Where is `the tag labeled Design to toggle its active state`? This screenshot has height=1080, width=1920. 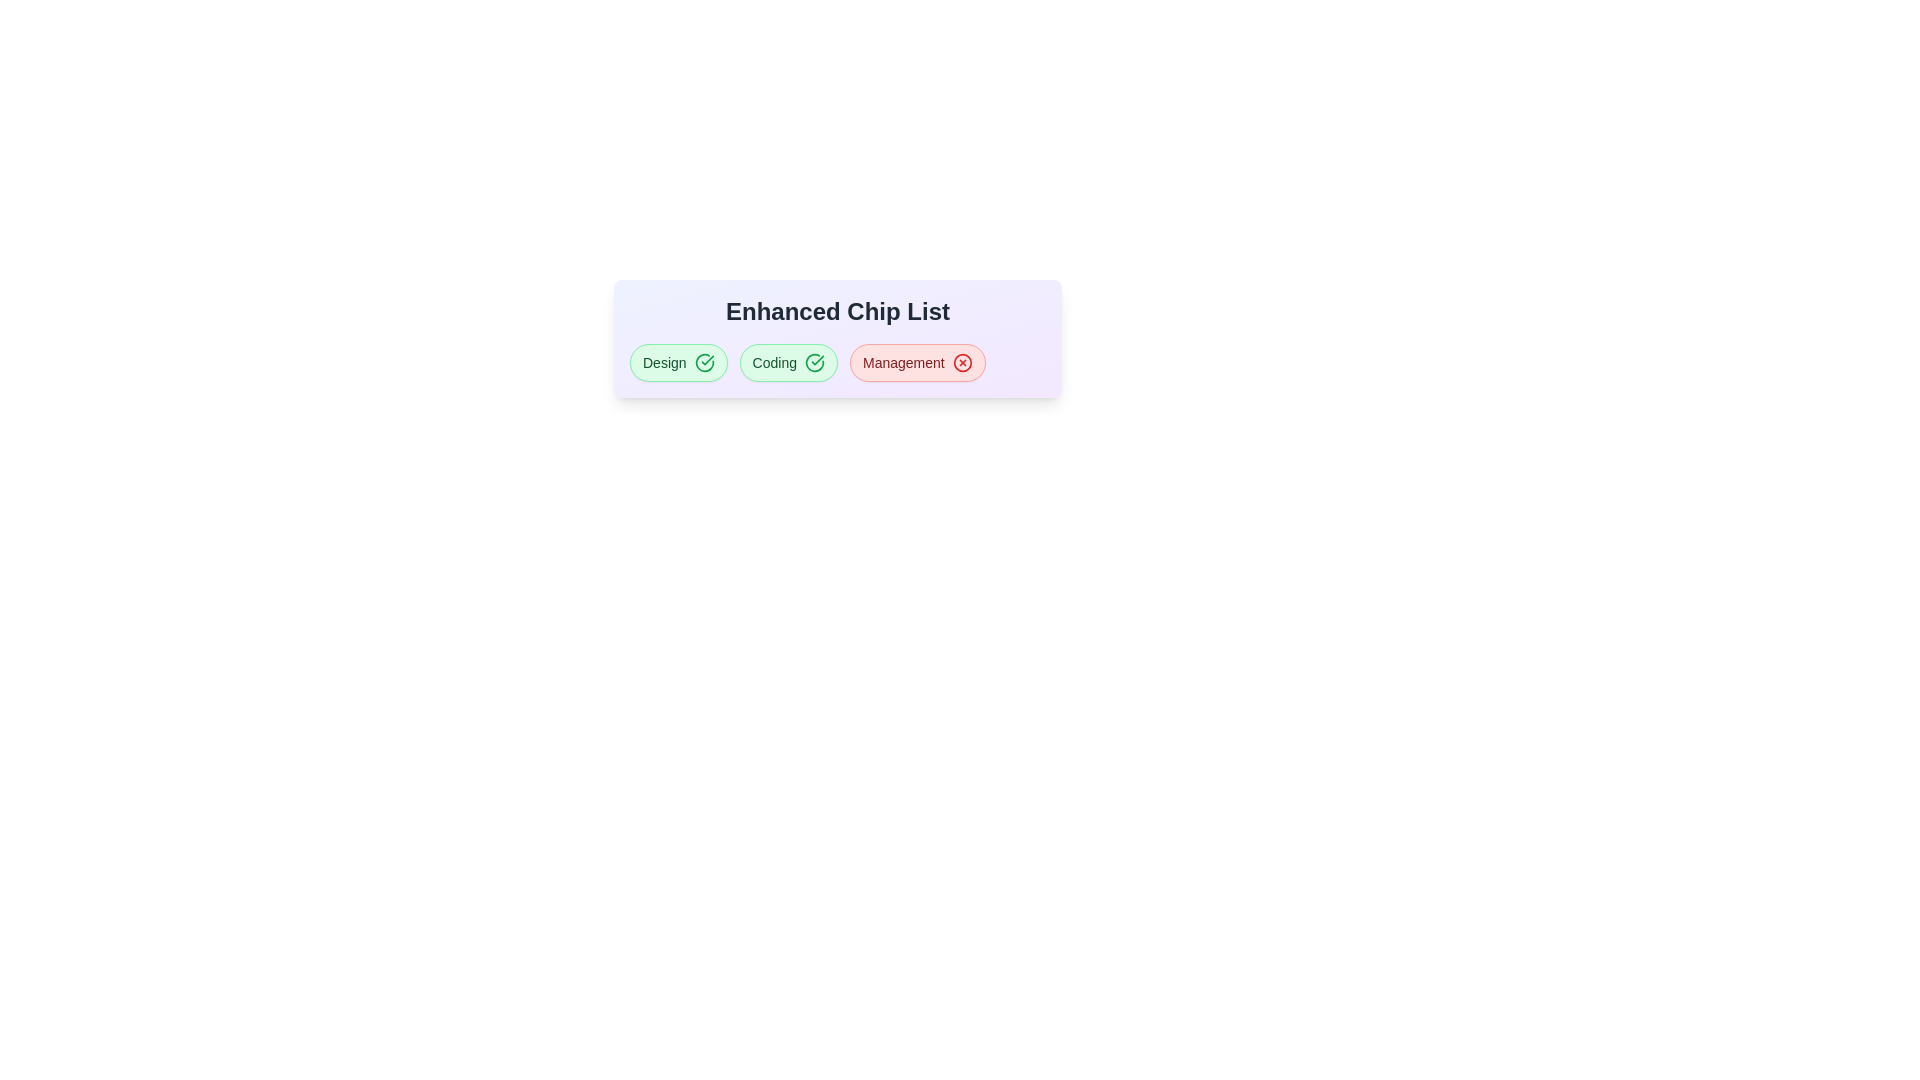
the tag labeled Design to toggle its active state is located at coordinates (678, 362).